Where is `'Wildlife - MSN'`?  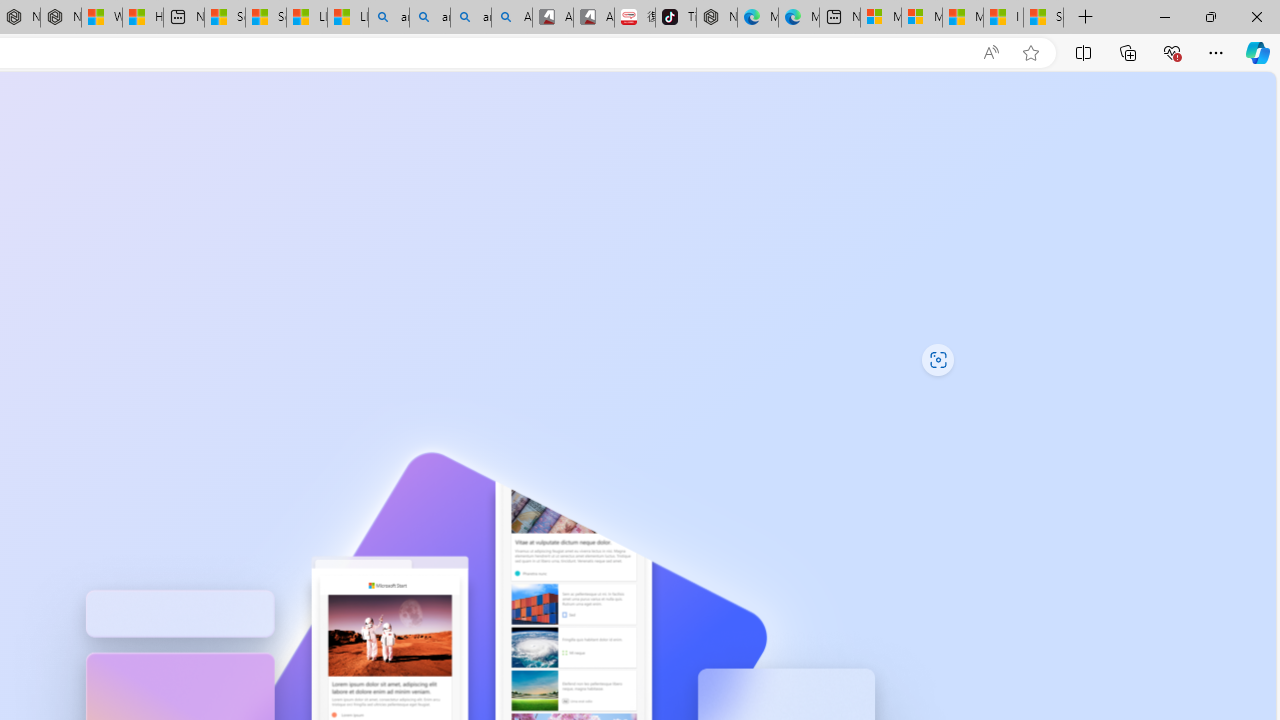 'Wildlife - MSN' is located at coordinates (100, 17).